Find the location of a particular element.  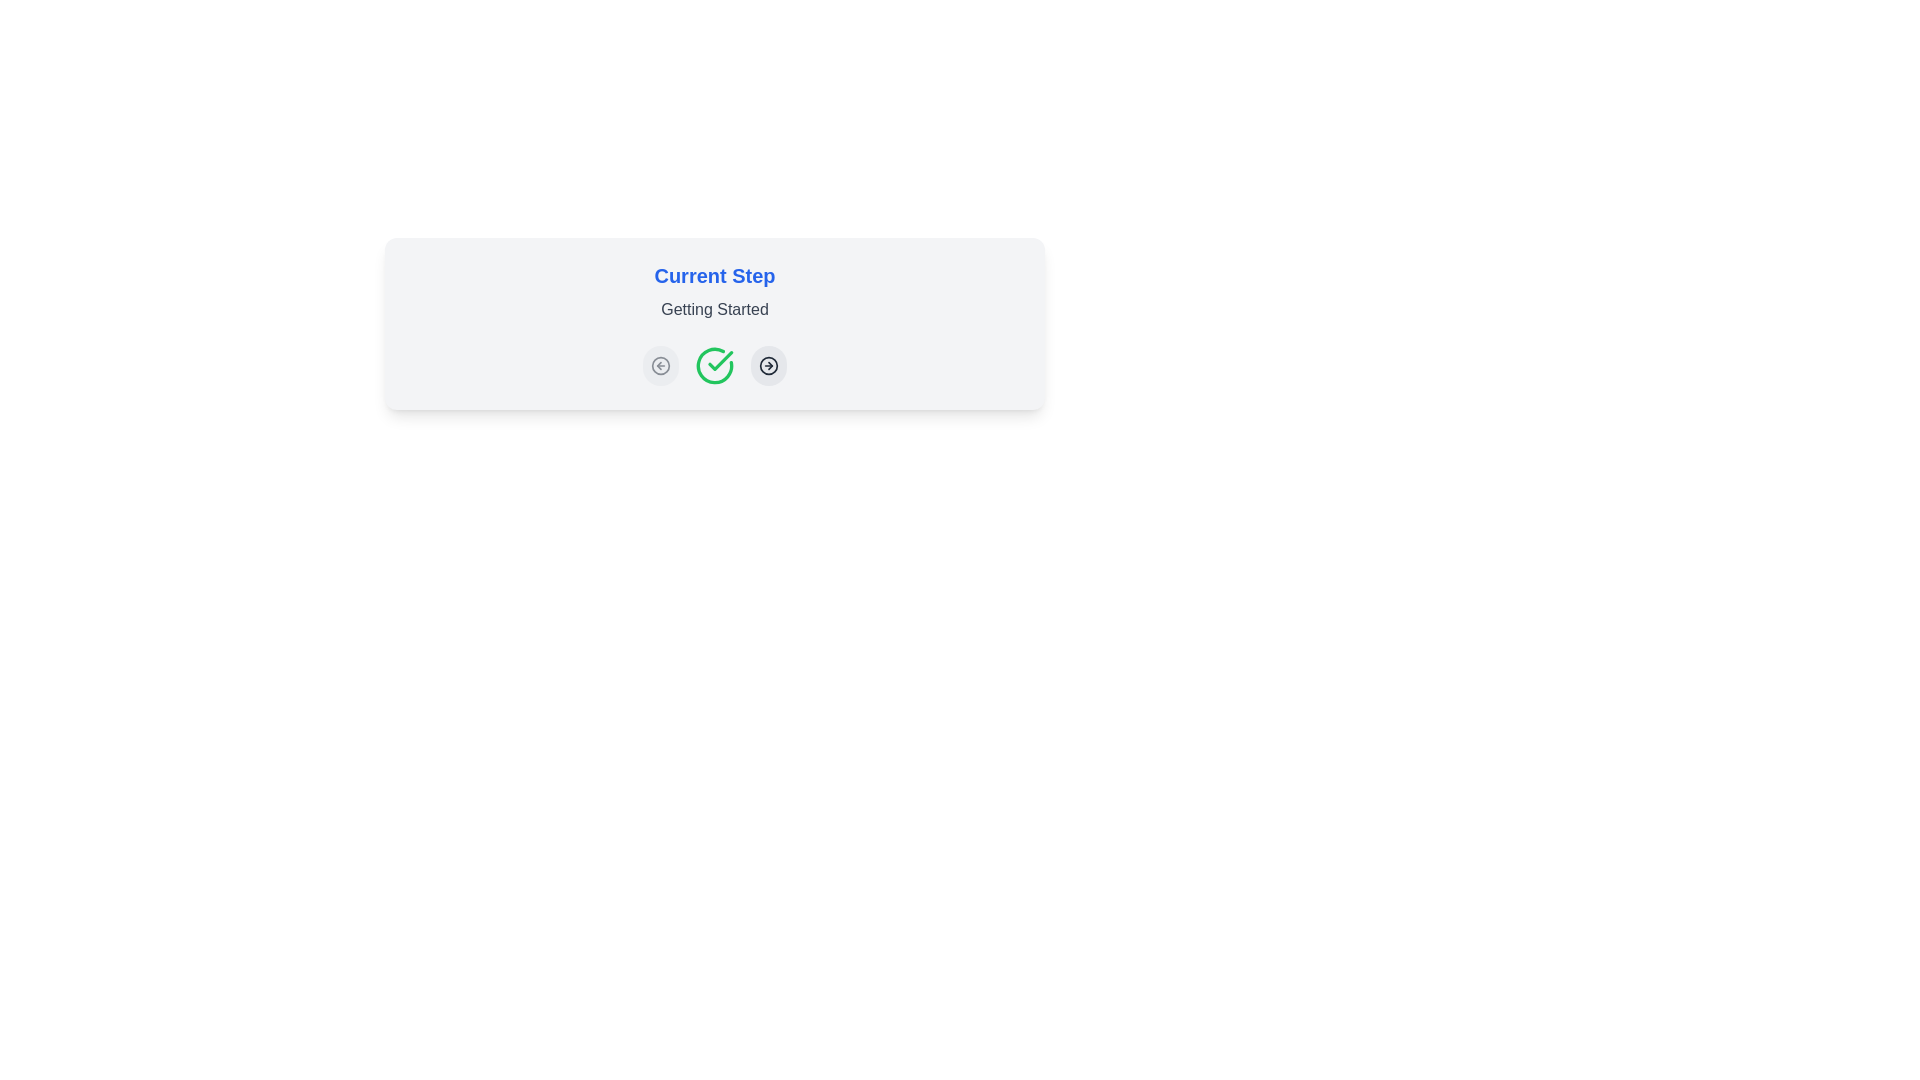

text content of the Heading with a subtitle that displays the current step or progress state in the process, located centrally above a row of icons or buttons is located at coordinates (715, 292).